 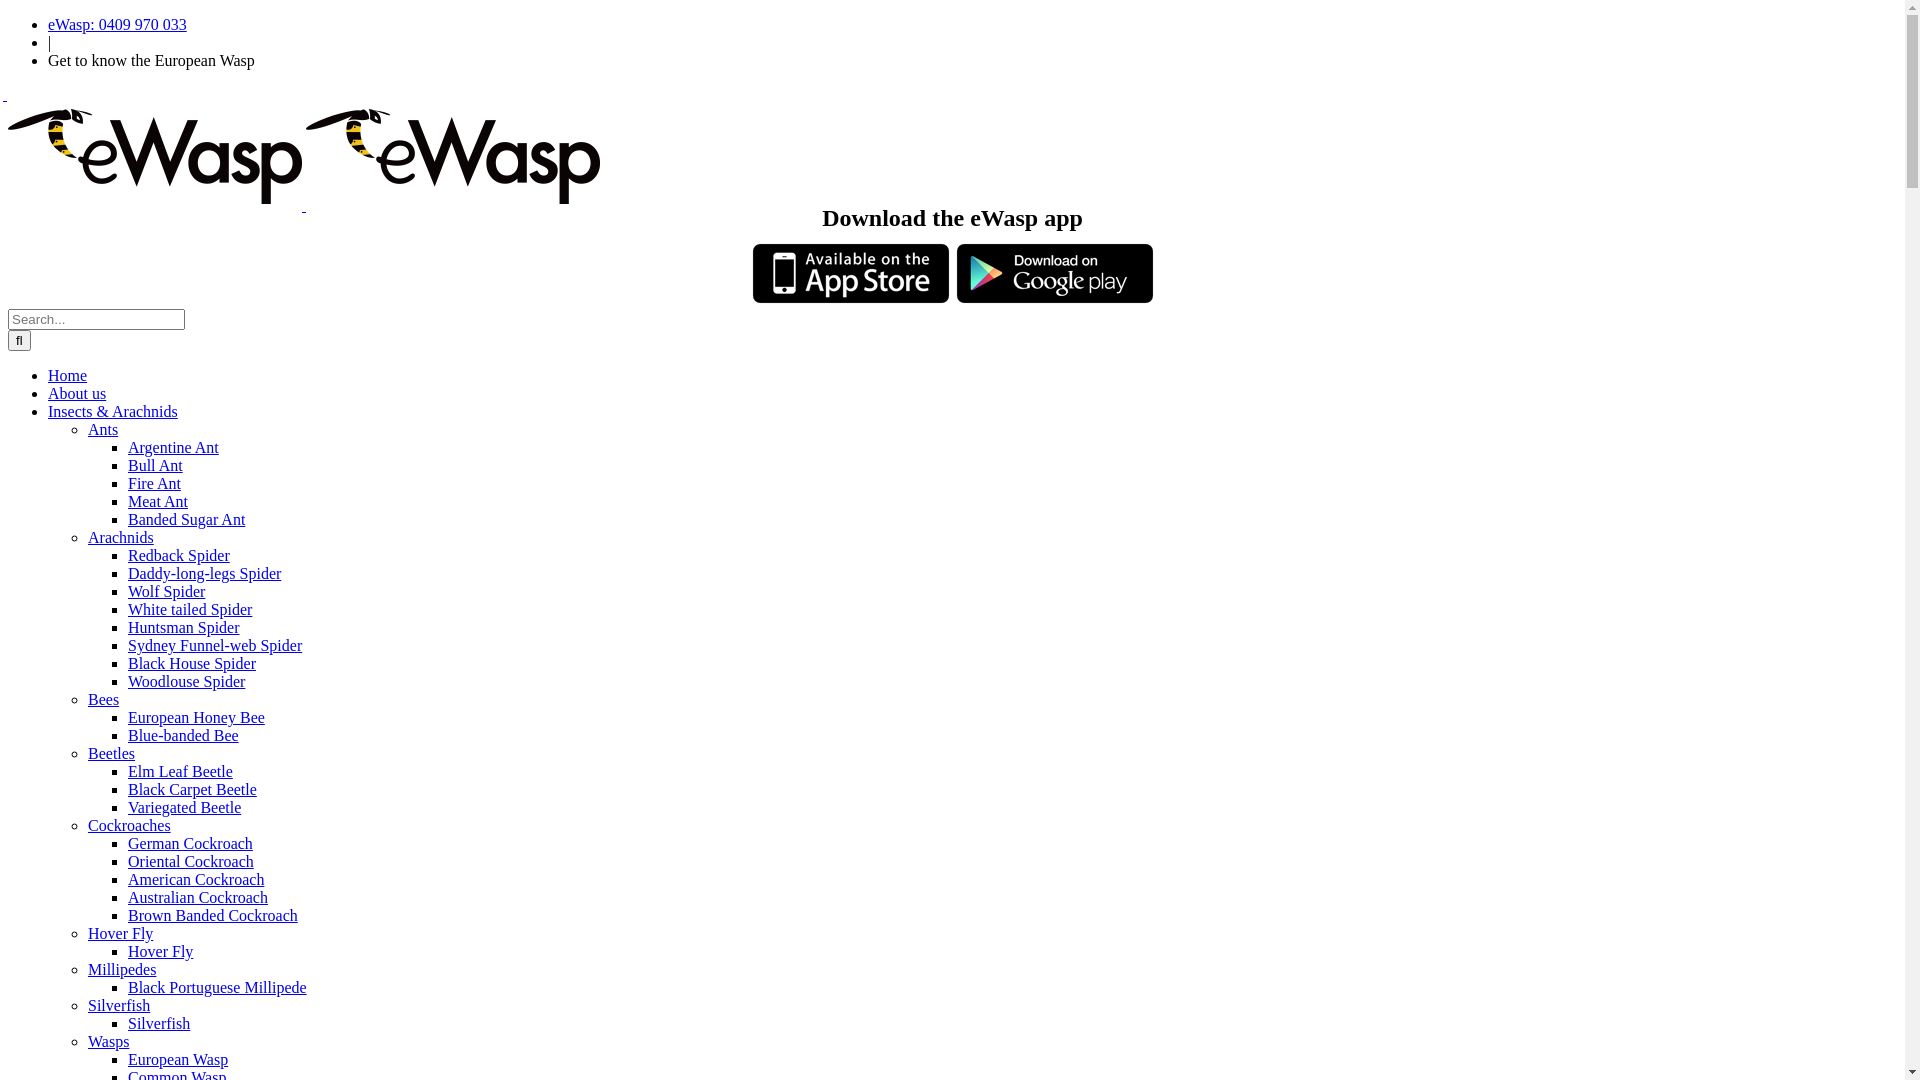 What do you see at coordinates (120, 968) in the screenshot?
I see `'Millipedes'` at bounding box center [120, 968].